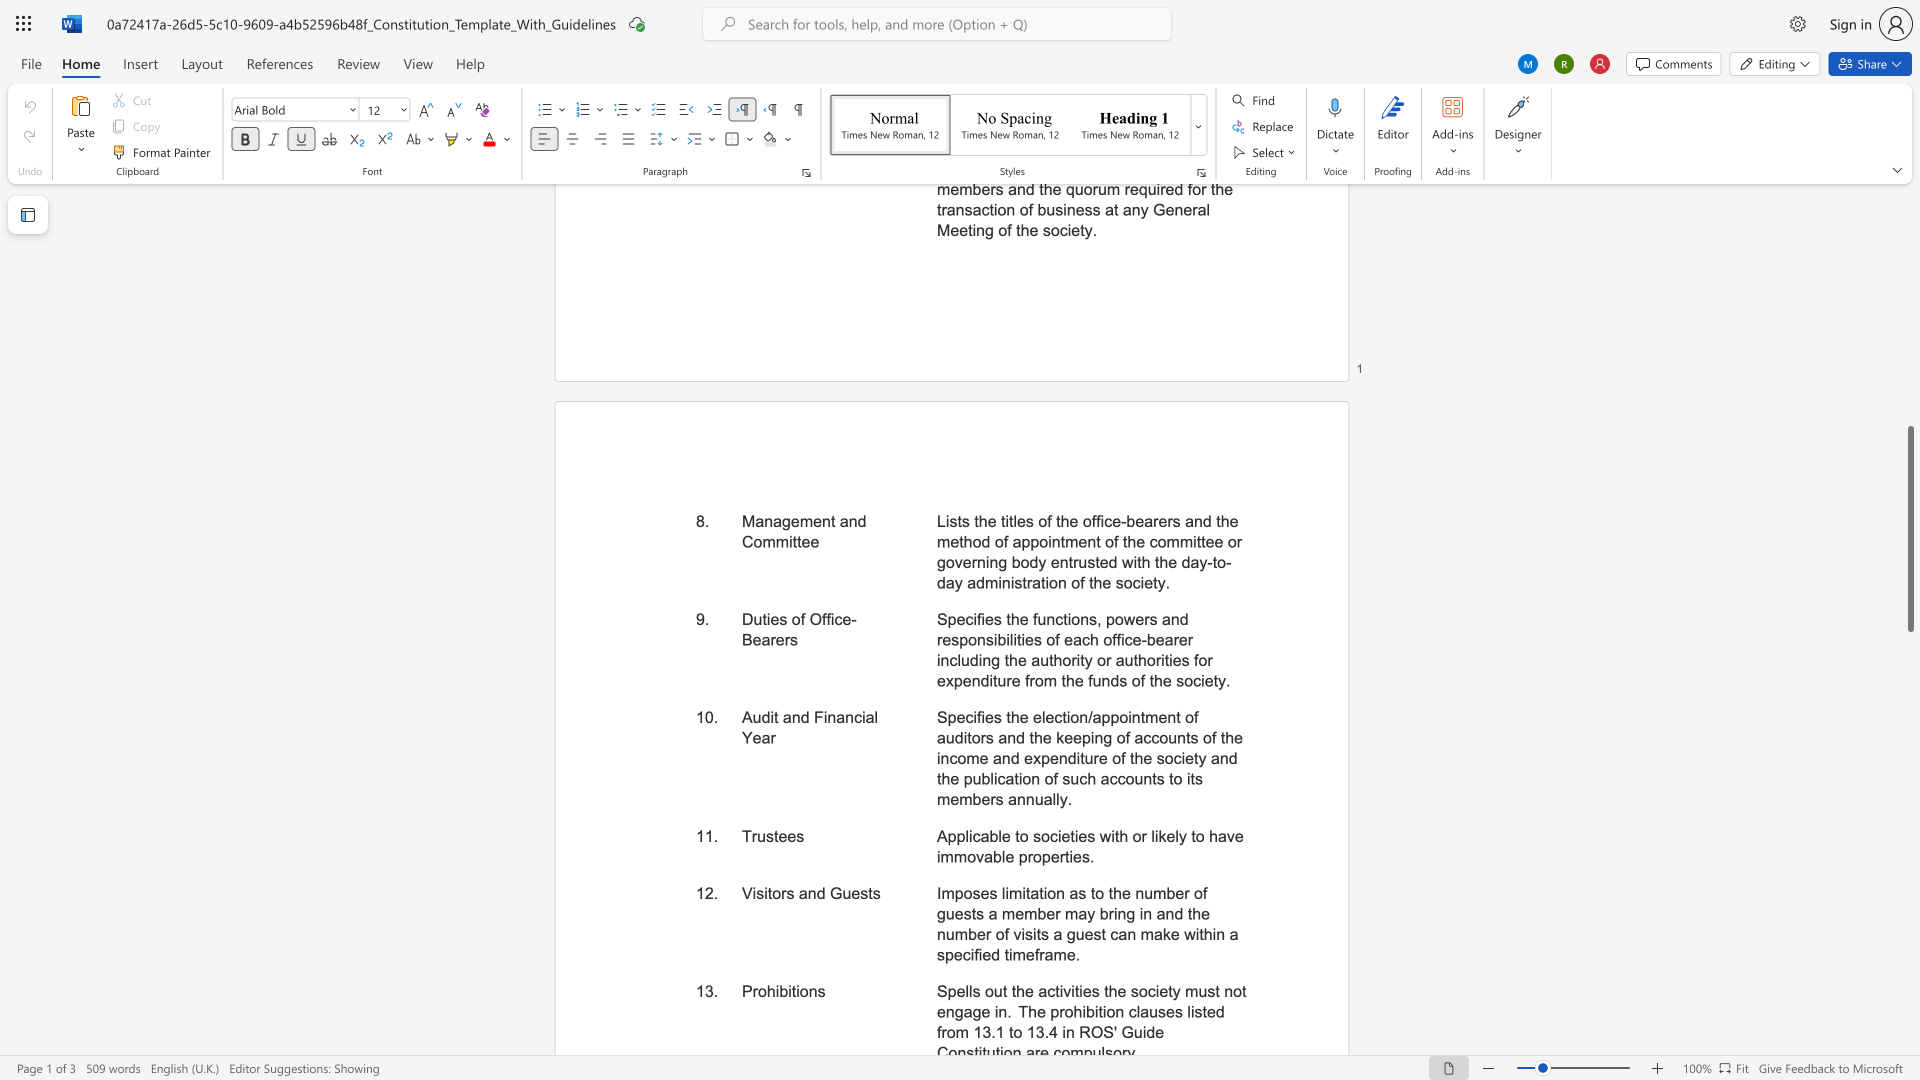 This screenshot has height=1080, width=1920. Describe the element at coordinates (1098, 836) in the screenshot. I see `the subset text "with or likely to have immova" within the text "Applicable to societies with or likely to have immovable properties."` at that location.